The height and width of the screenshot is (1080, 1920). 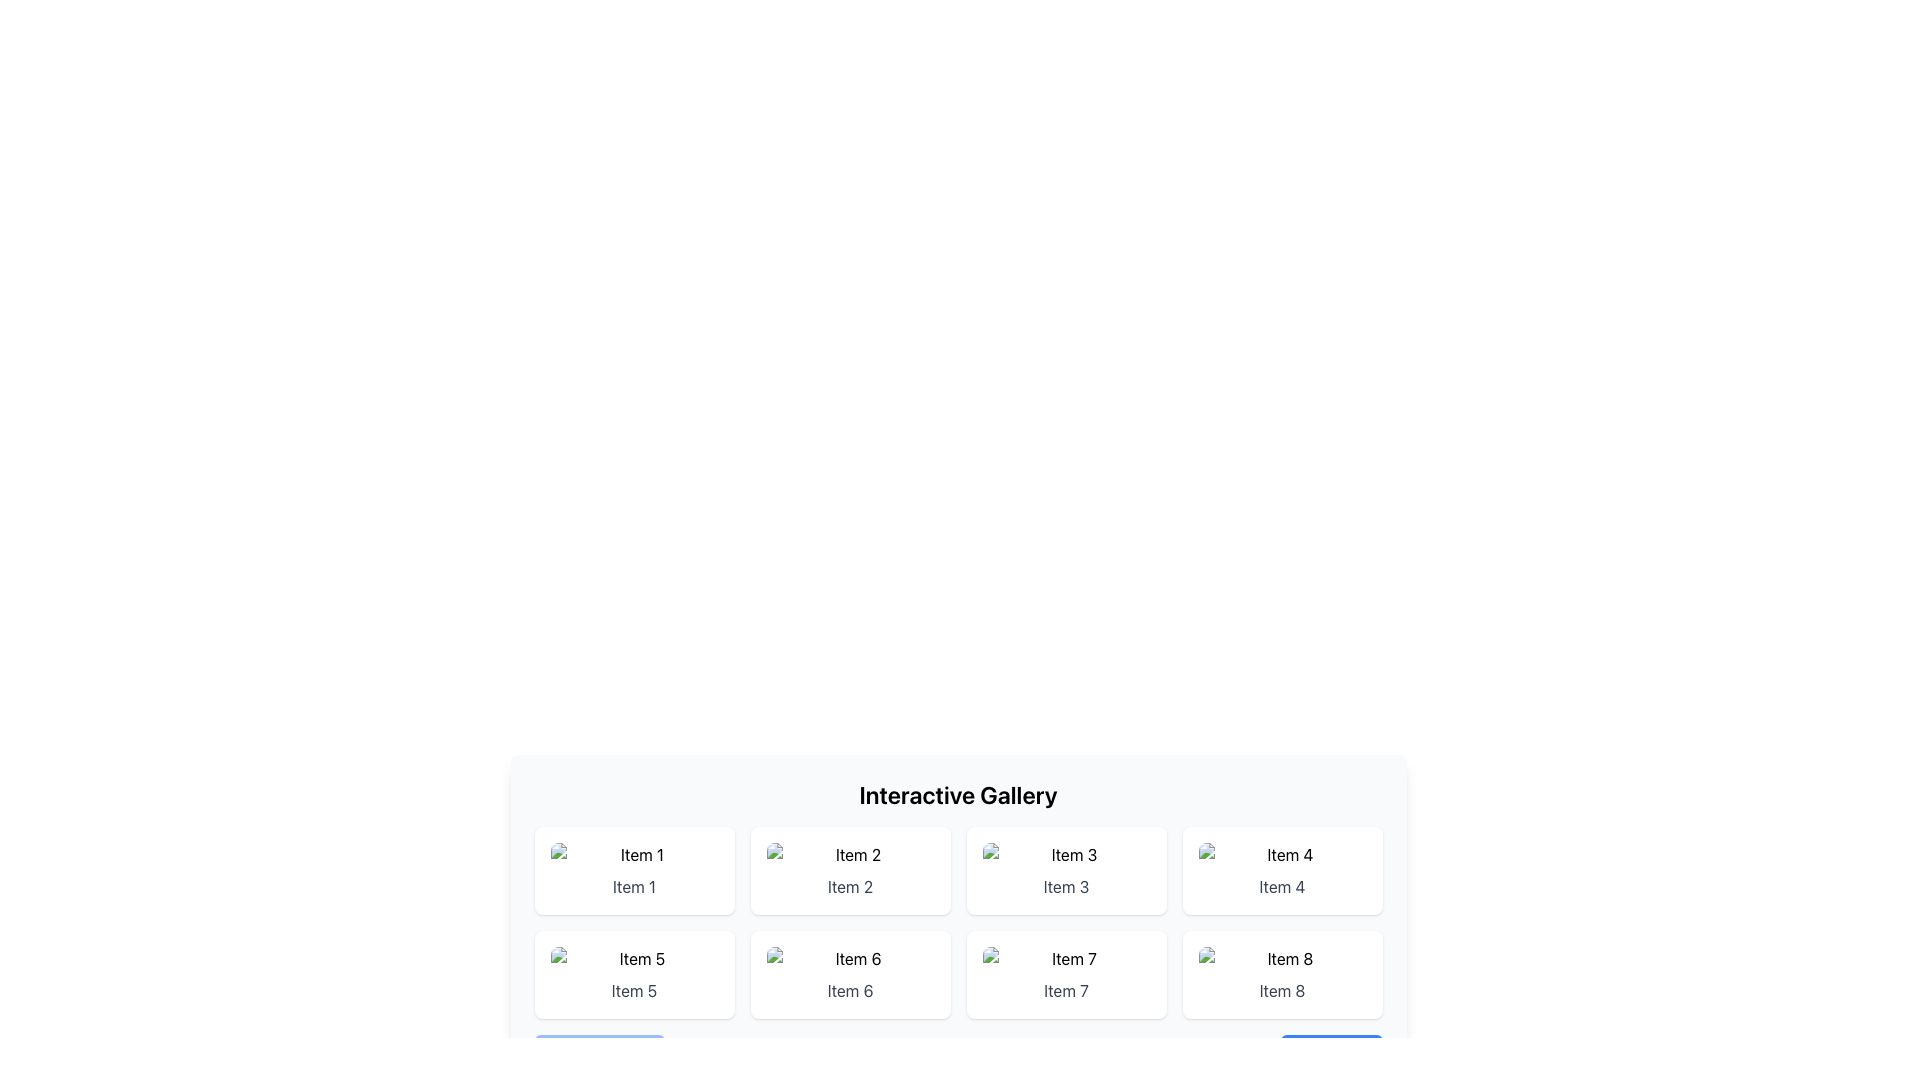 I want to click on the text label displaying 'Item 1', which is styled with center alignment and gray color, positioned below the corresponding image placeholder in the grid layout, so click(x=633, y=886).